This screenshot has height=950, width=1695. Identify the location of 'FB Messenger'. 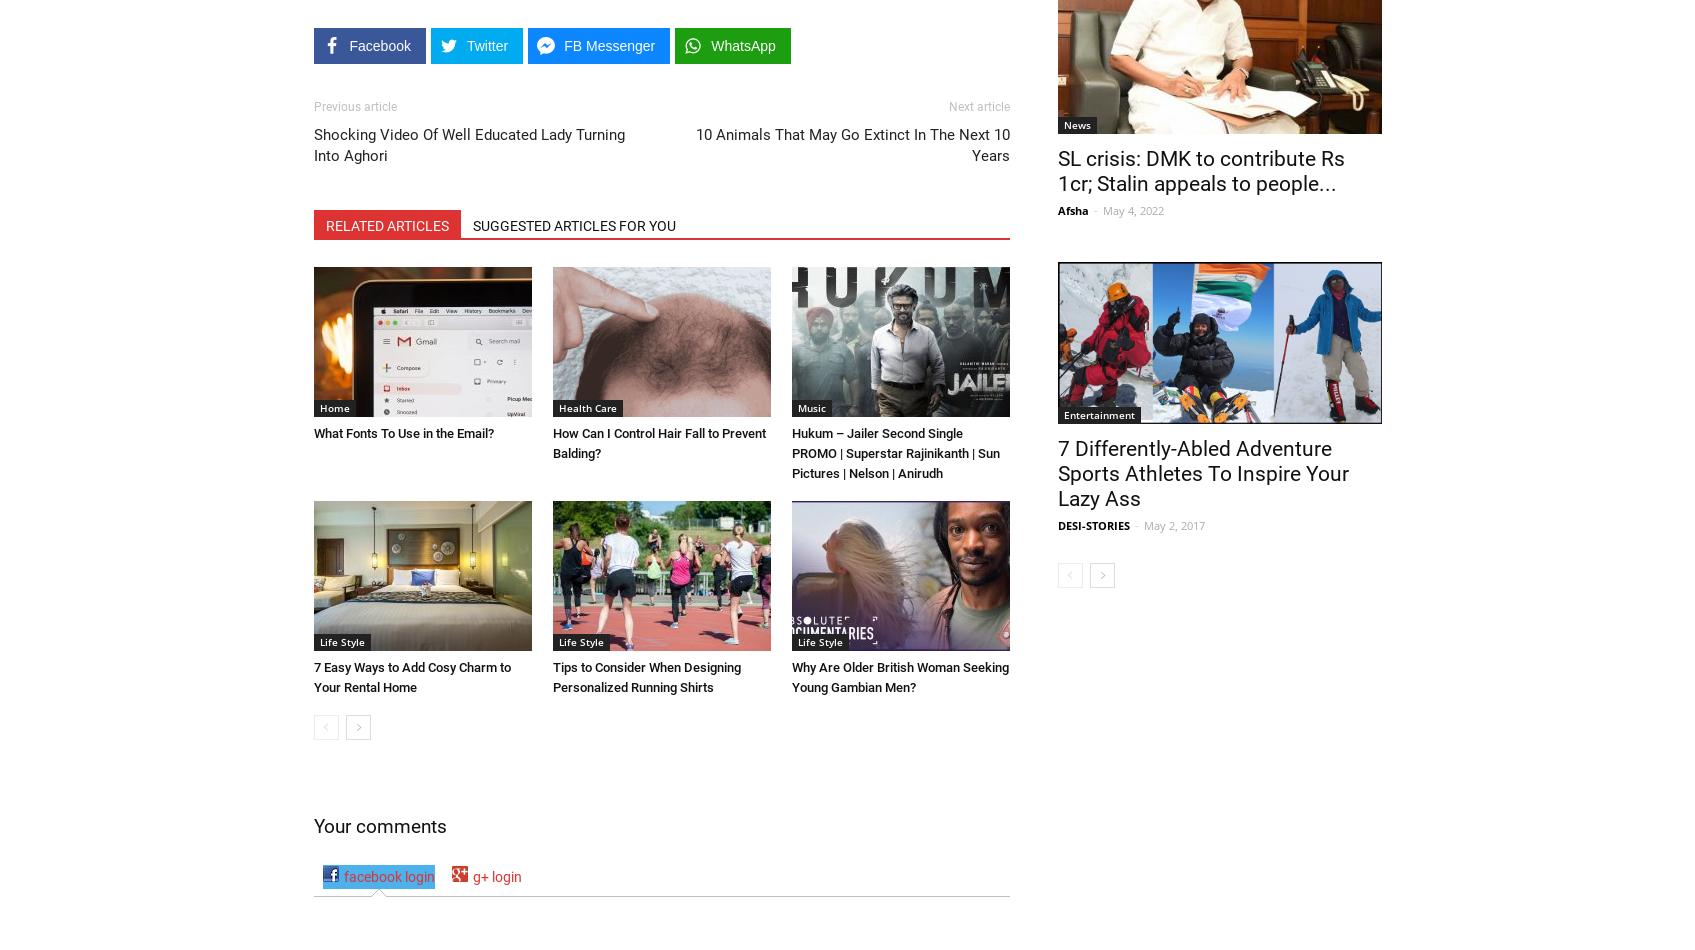
(608, 45).